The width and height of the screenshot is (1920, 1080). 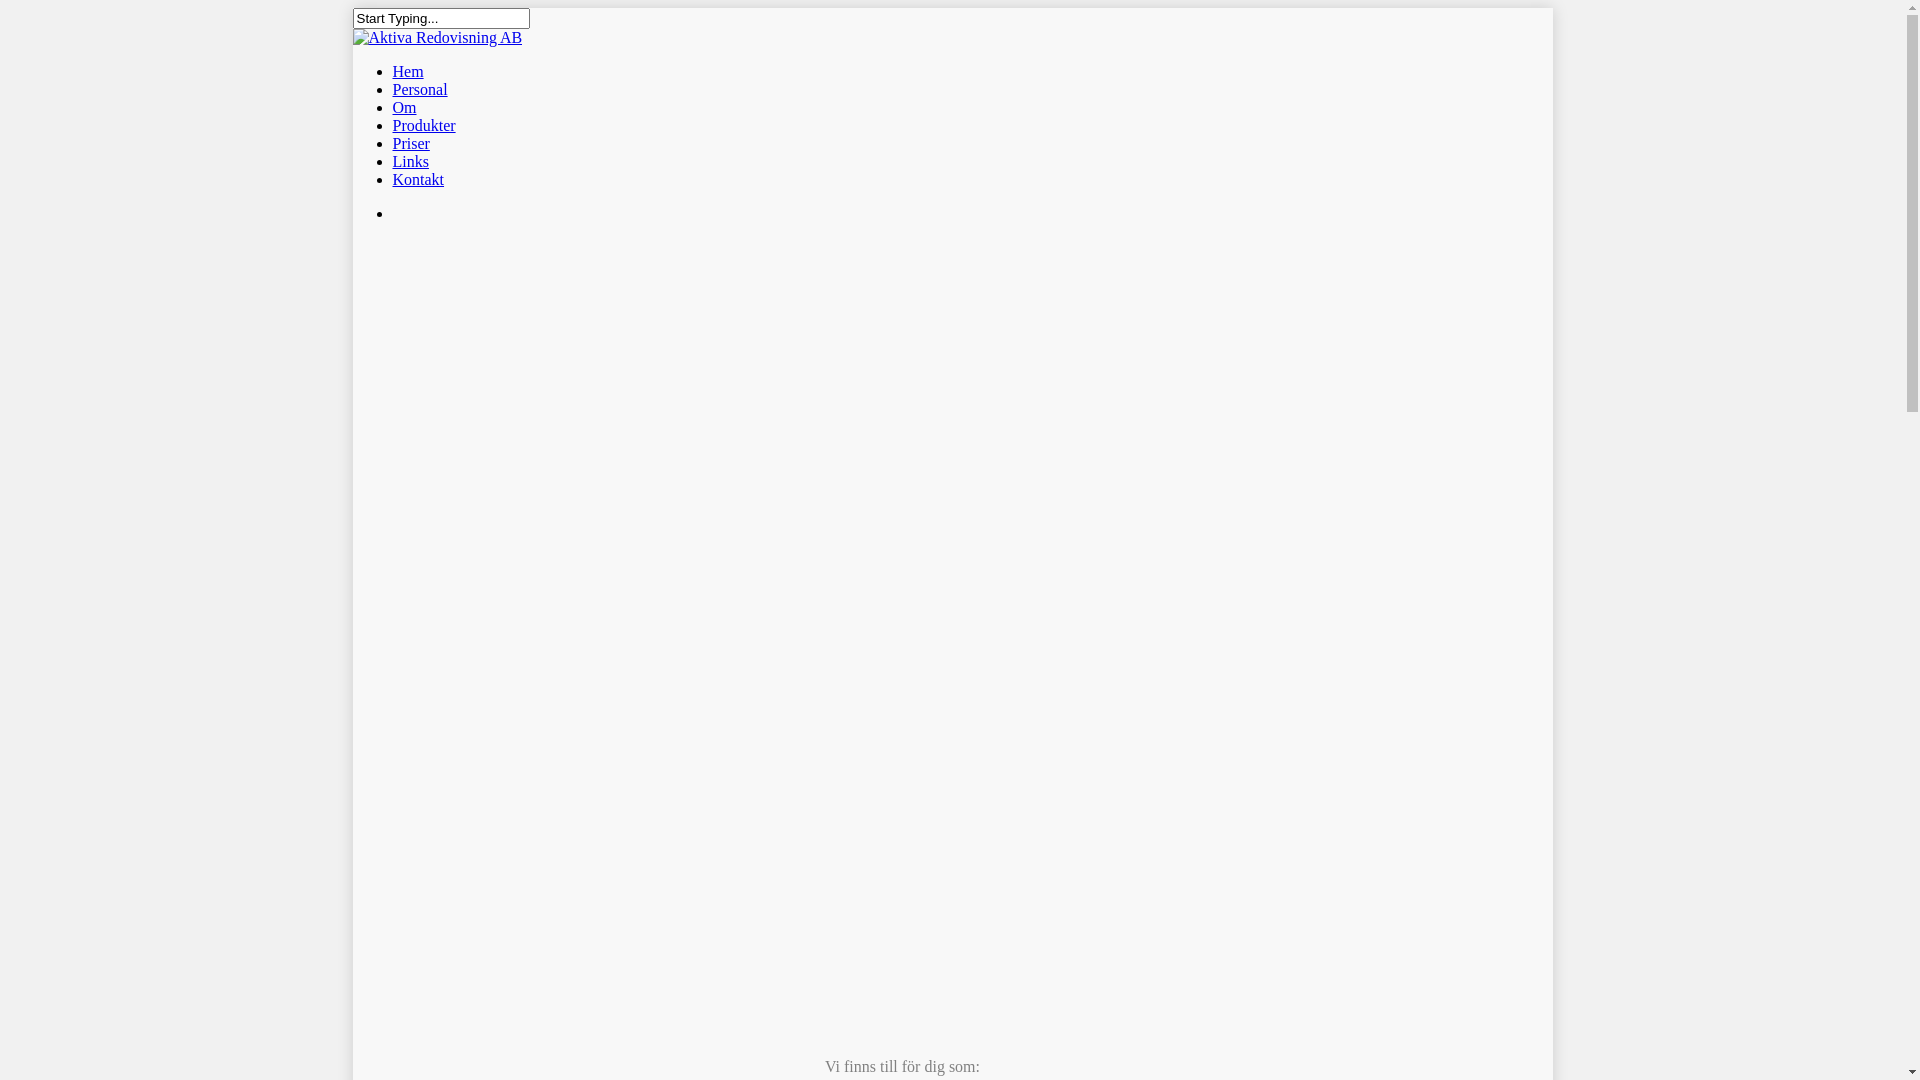 I want to click on 'Hem', so click(x=392, y=70).